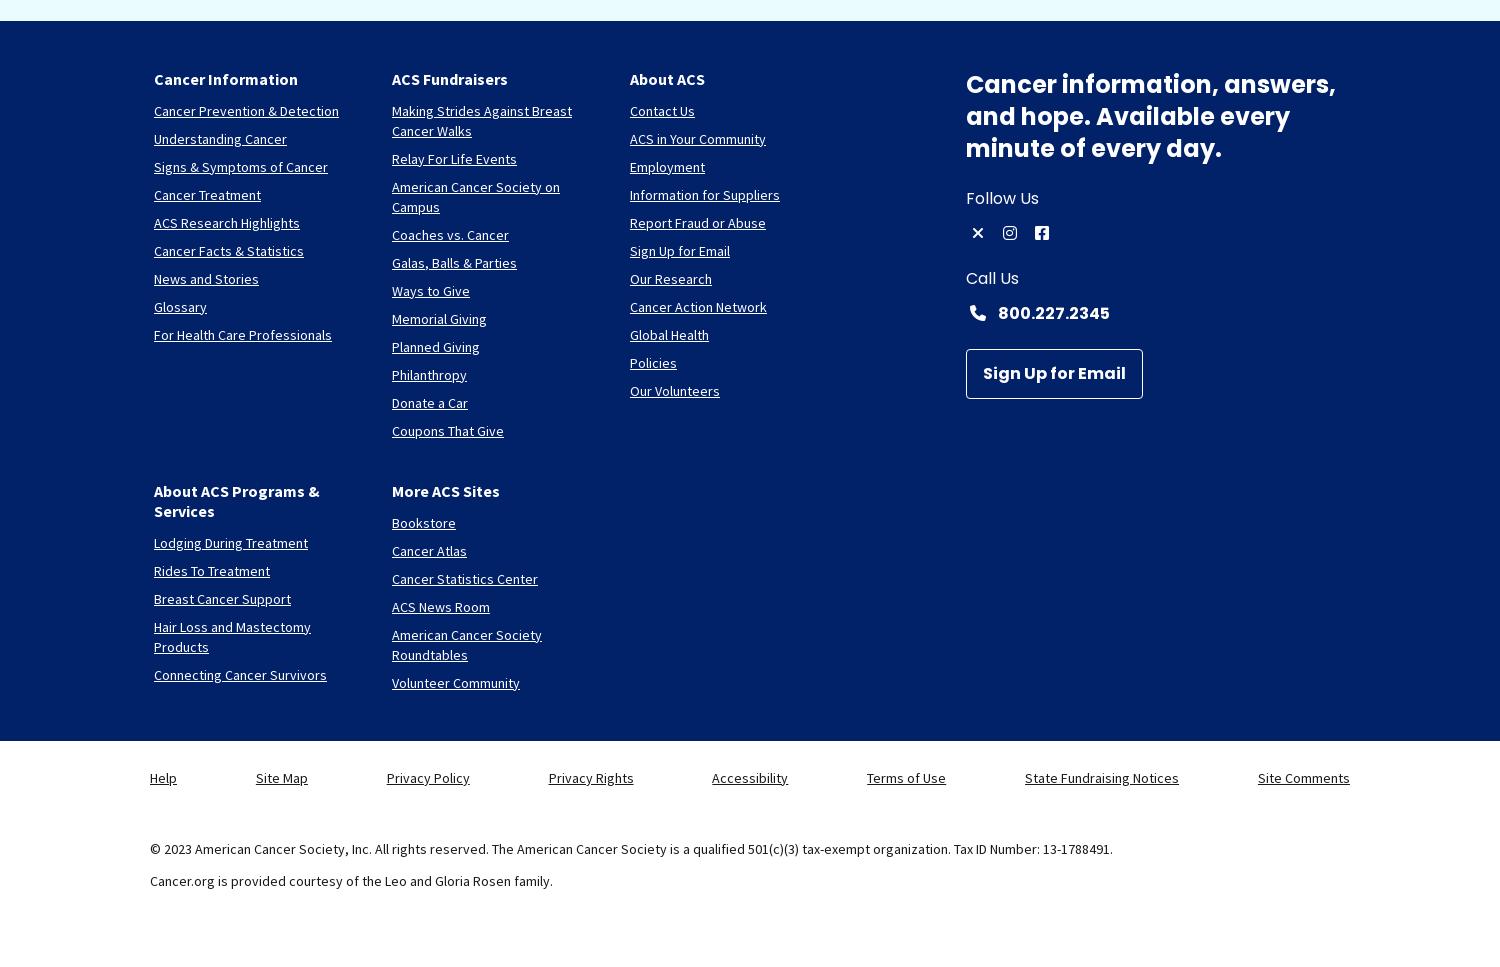 The width and height of the screenshot is (1500, 967). What do you see at coordinates (906, 776) in the screenshot?
I see `'Terms of Use'` at bounding box center [906, 776].